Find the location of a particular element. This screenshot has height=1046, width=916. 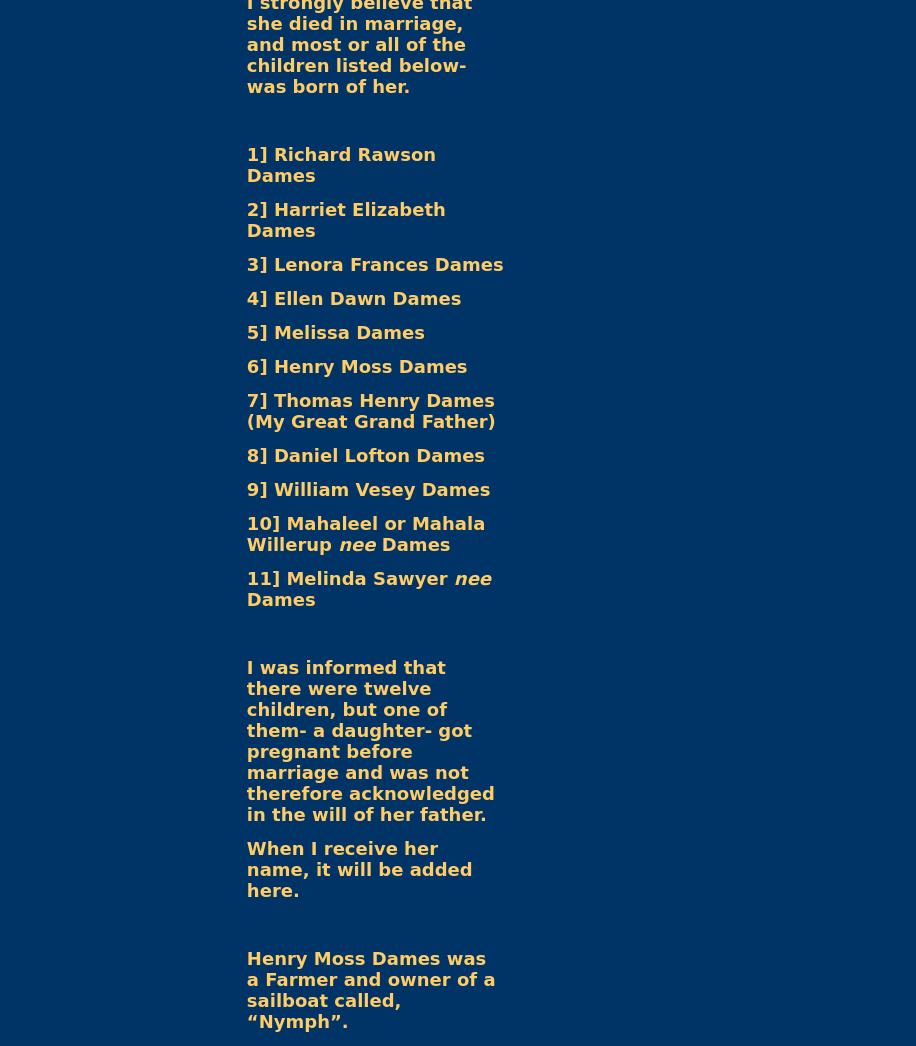

'10] Mahaleel or Mahala Willerup' is located at coordinates (365, 532).